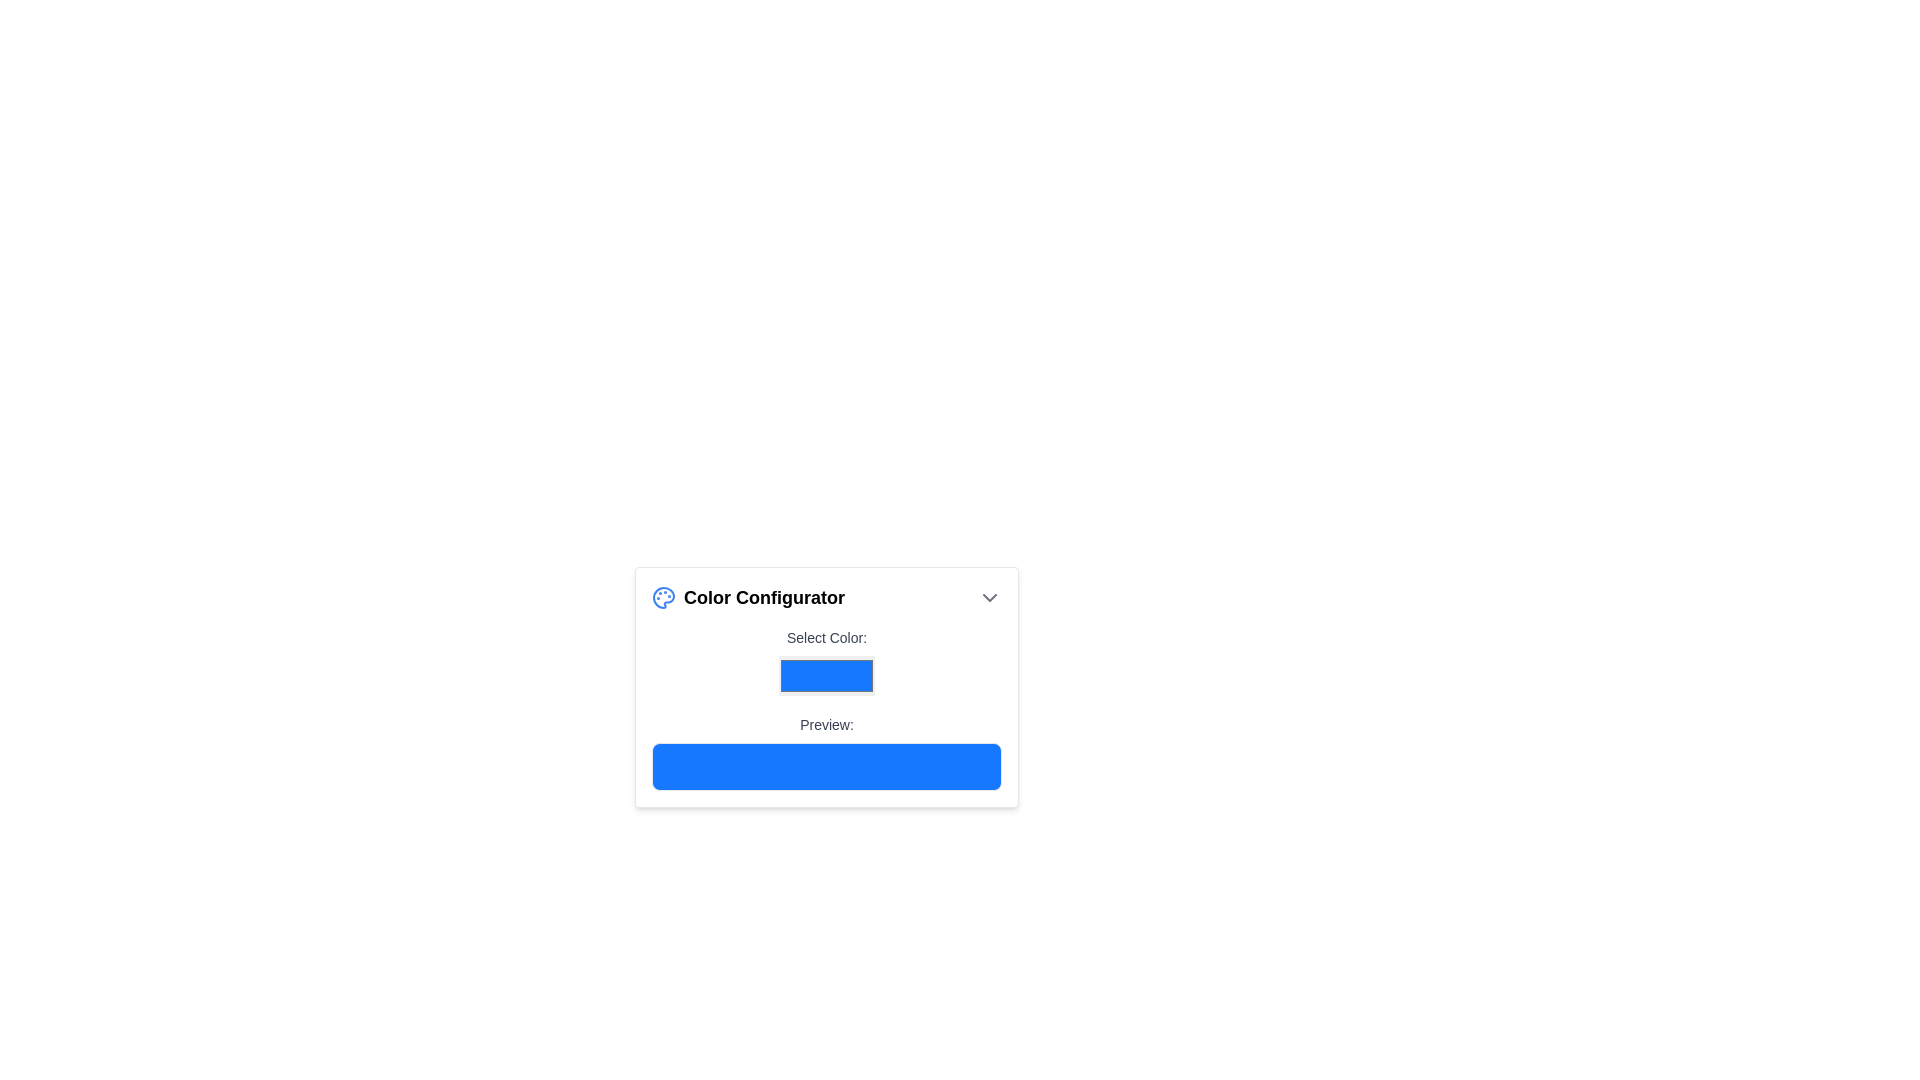 This screenshot has height=1080, width=1920. I want to click on the graphical SVG component representing a color palette in the Color Configurator card layout, so click(663, 596).